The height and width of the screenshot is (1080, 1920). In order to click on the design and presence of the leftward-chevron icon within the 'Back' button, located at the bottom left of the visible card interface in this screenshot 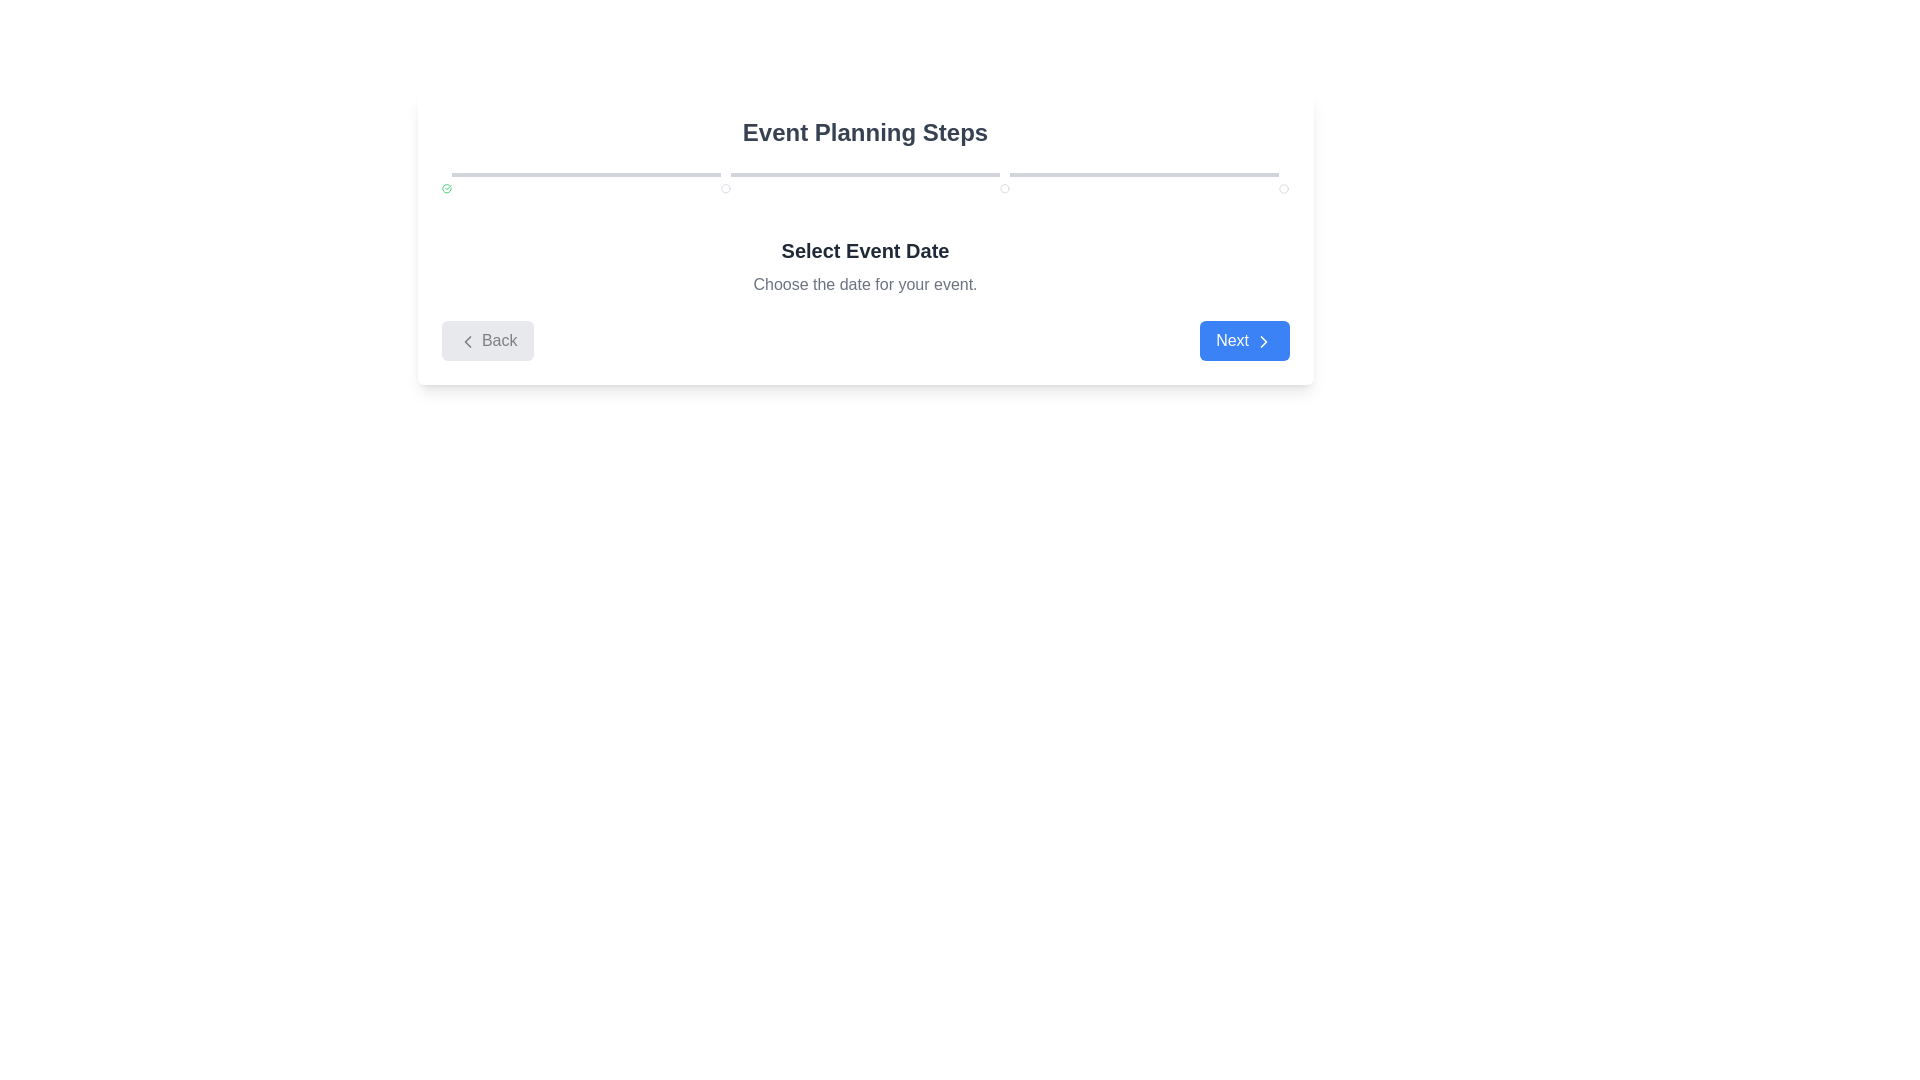, I will do `click(466, 340)`.